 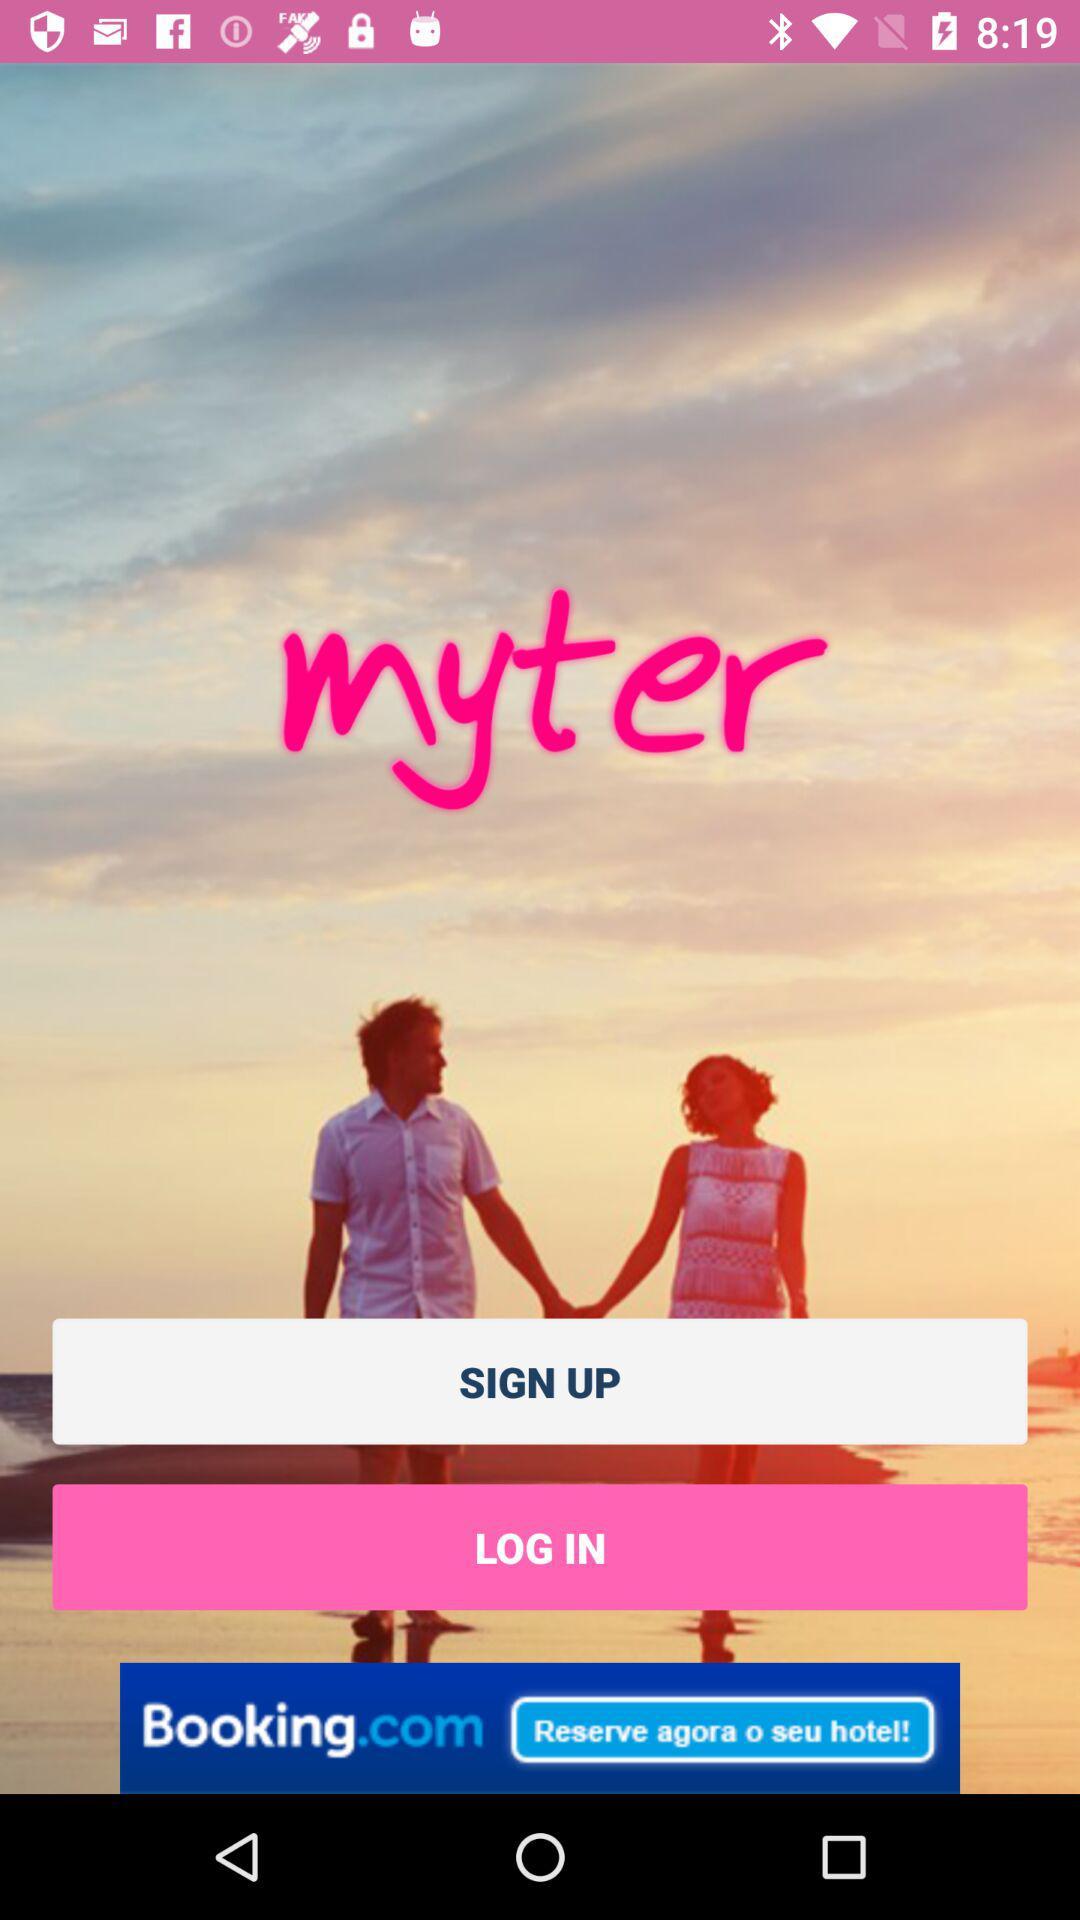 What do you see at coordinates (540, 1727) in the screenshot?
I see `click advertisement` at bounding box center [540, 1727].